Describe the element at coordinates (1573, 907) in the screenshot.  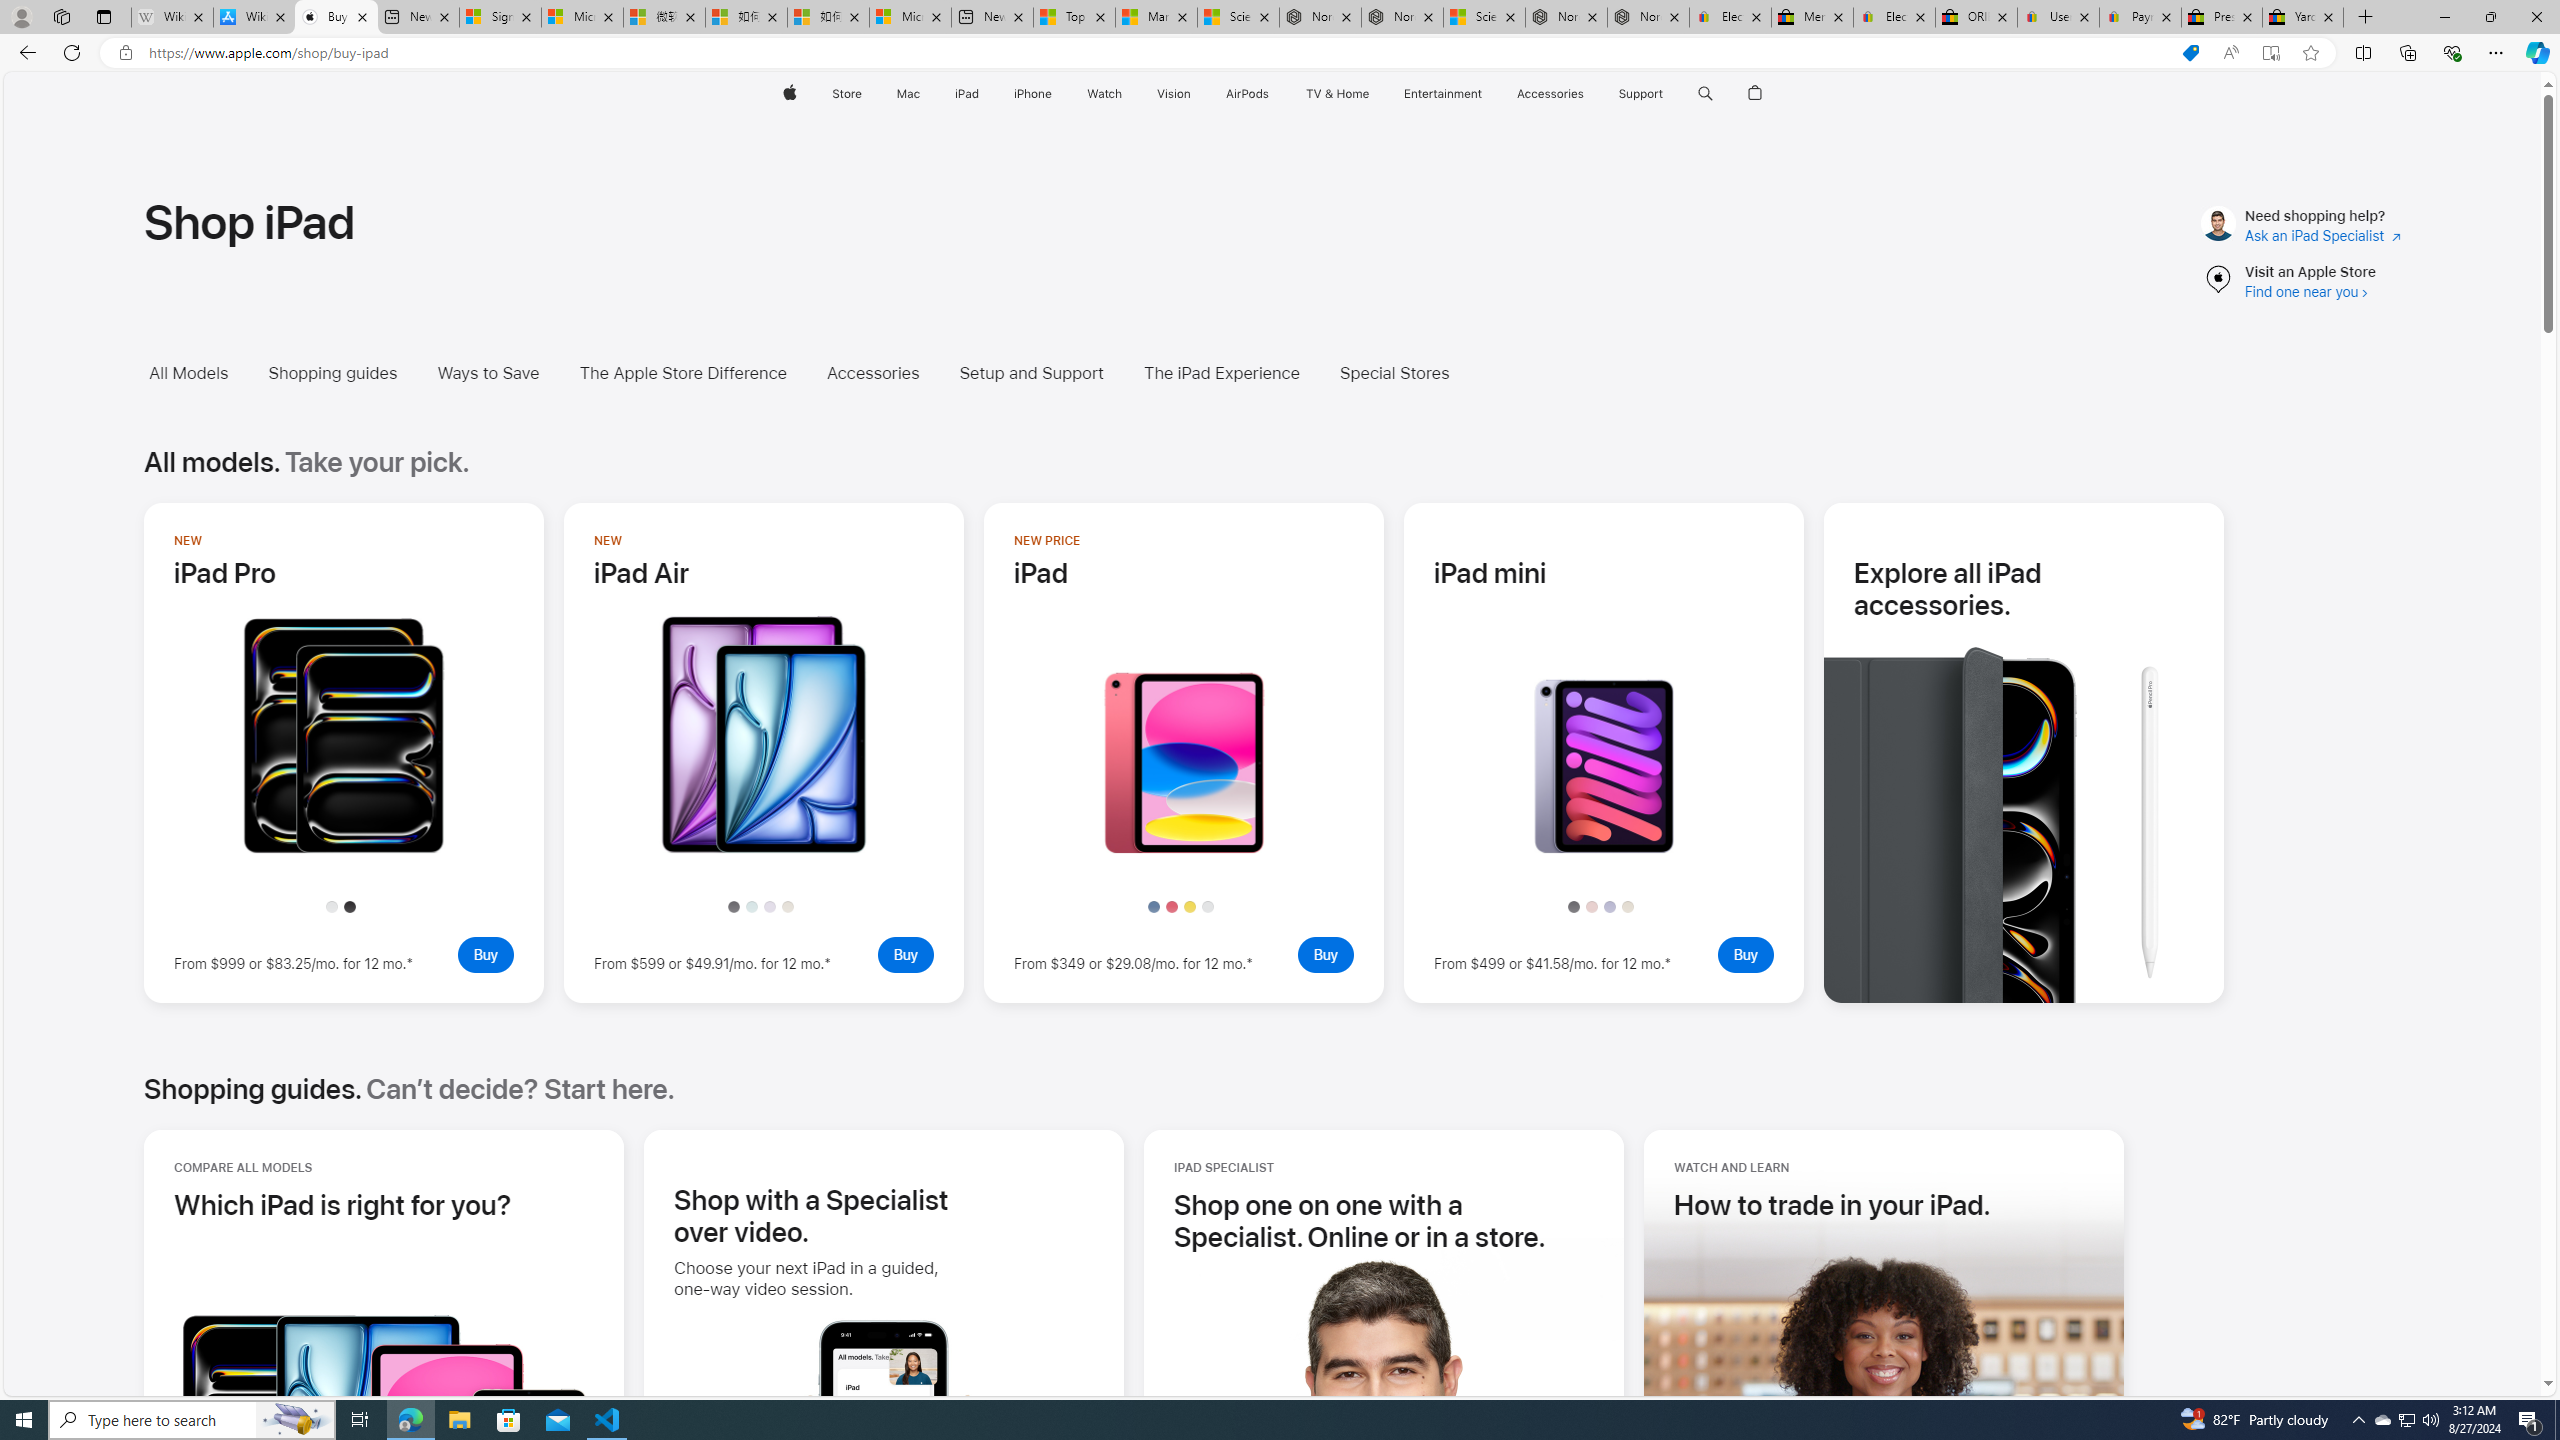
I see `'Space Gray'` at that location.